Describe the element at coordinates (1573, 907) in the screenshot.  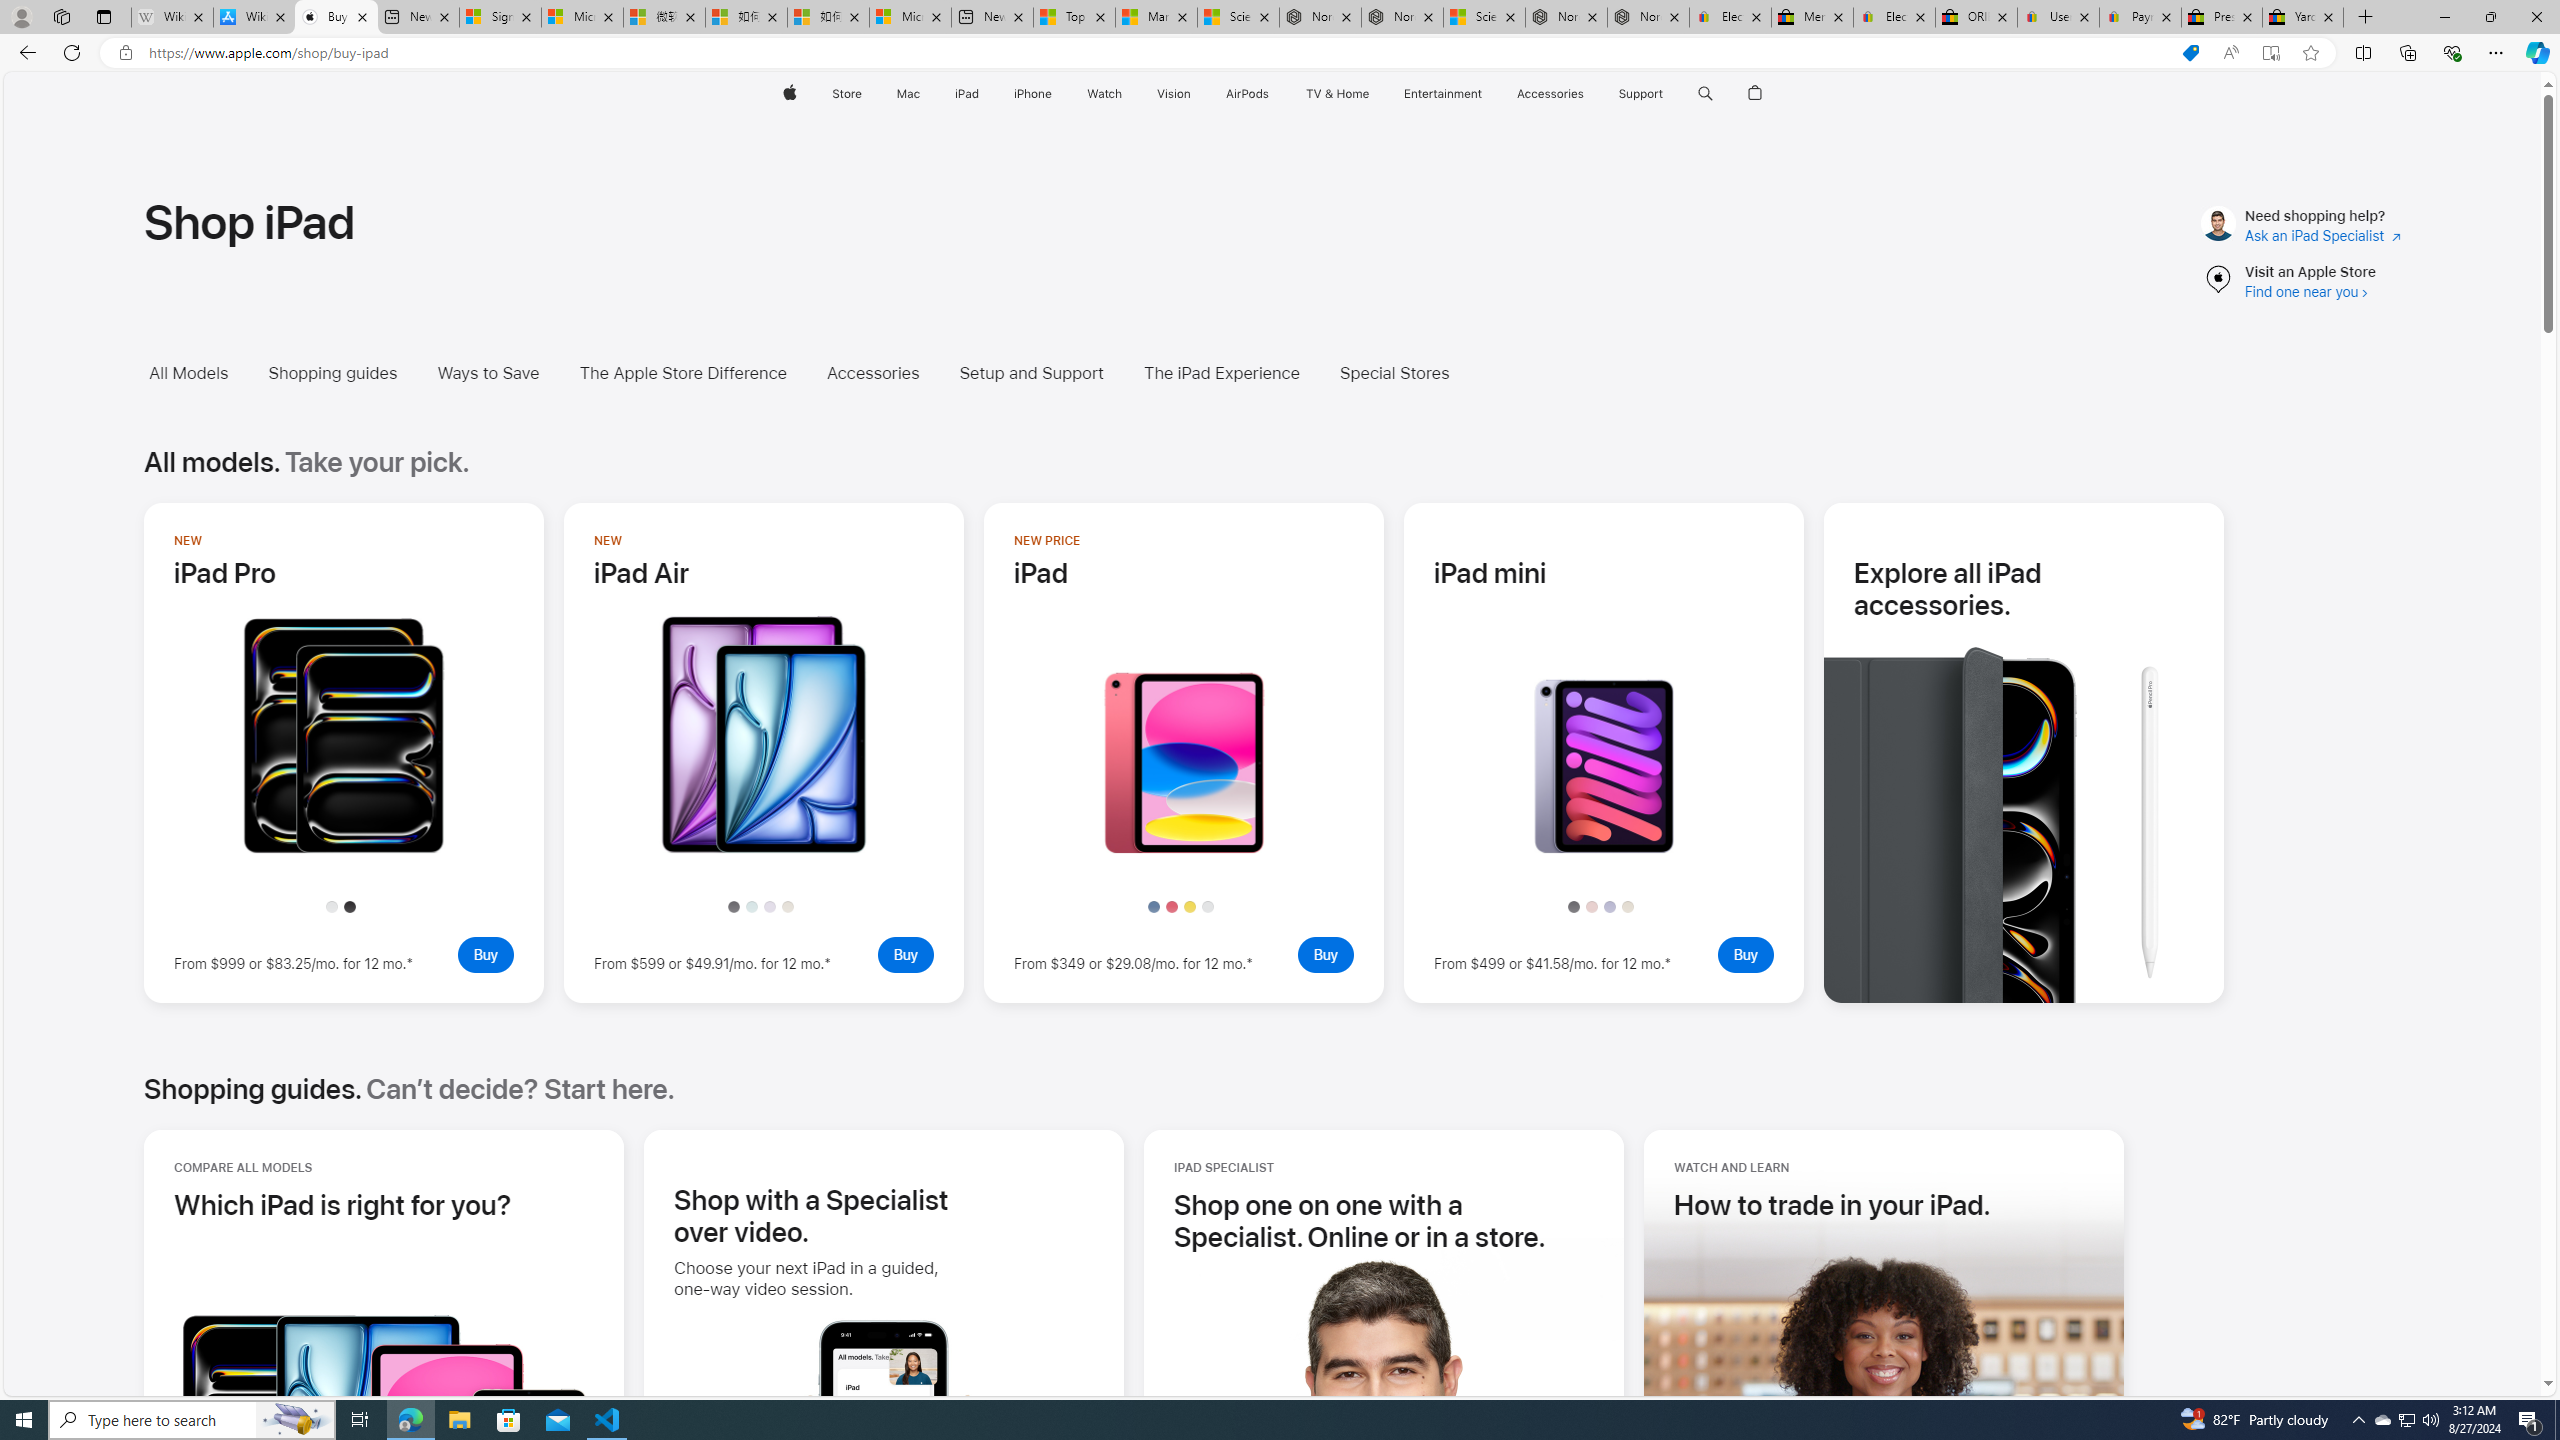
I see `'Space Gray'` at that location.